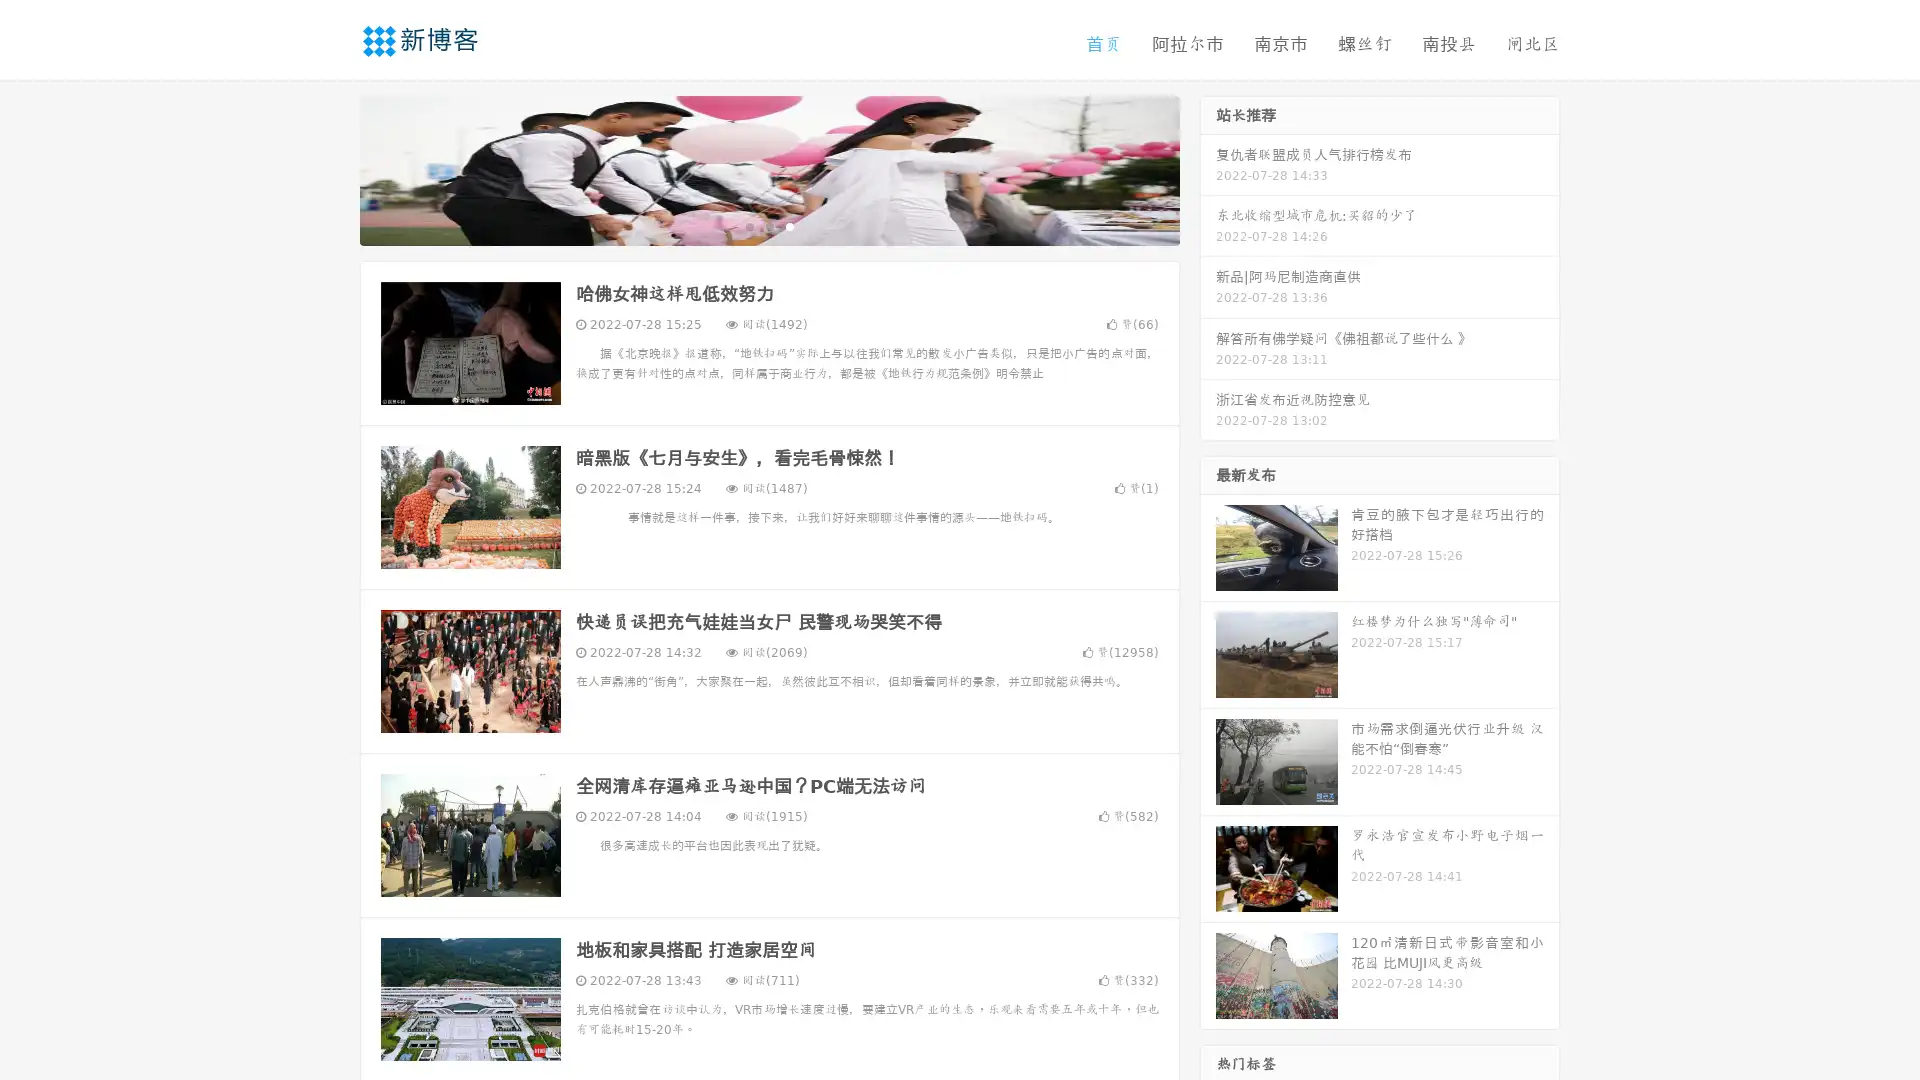  Describe the element at coordinates (1208, 168) in the screenshot. I see `Next slide` at that location.